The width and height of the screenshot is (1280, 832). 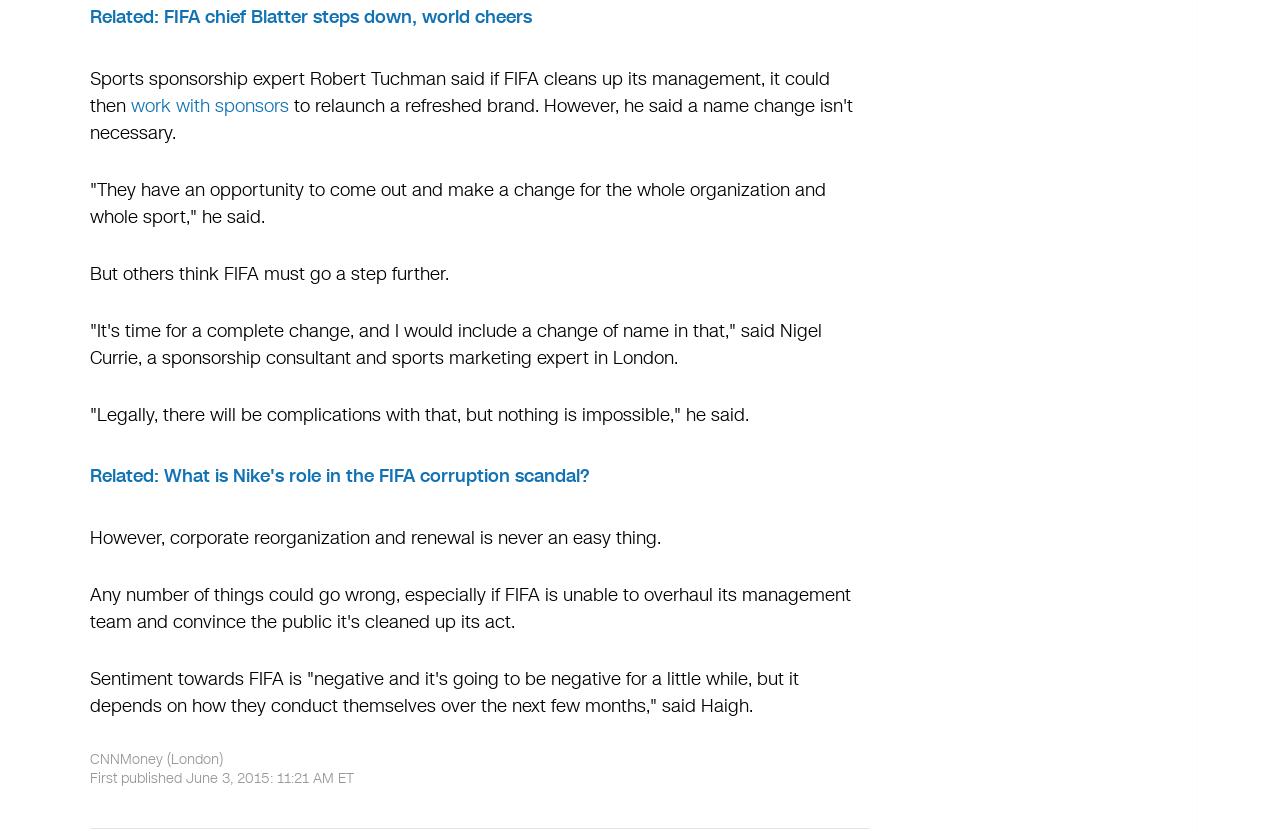 What do you see at coordinates (88, 414) in the screenshot?
I see `'"Legally, there will be complications with that, but nothing is impossible," he said.'` at bounding box center [88, 414].